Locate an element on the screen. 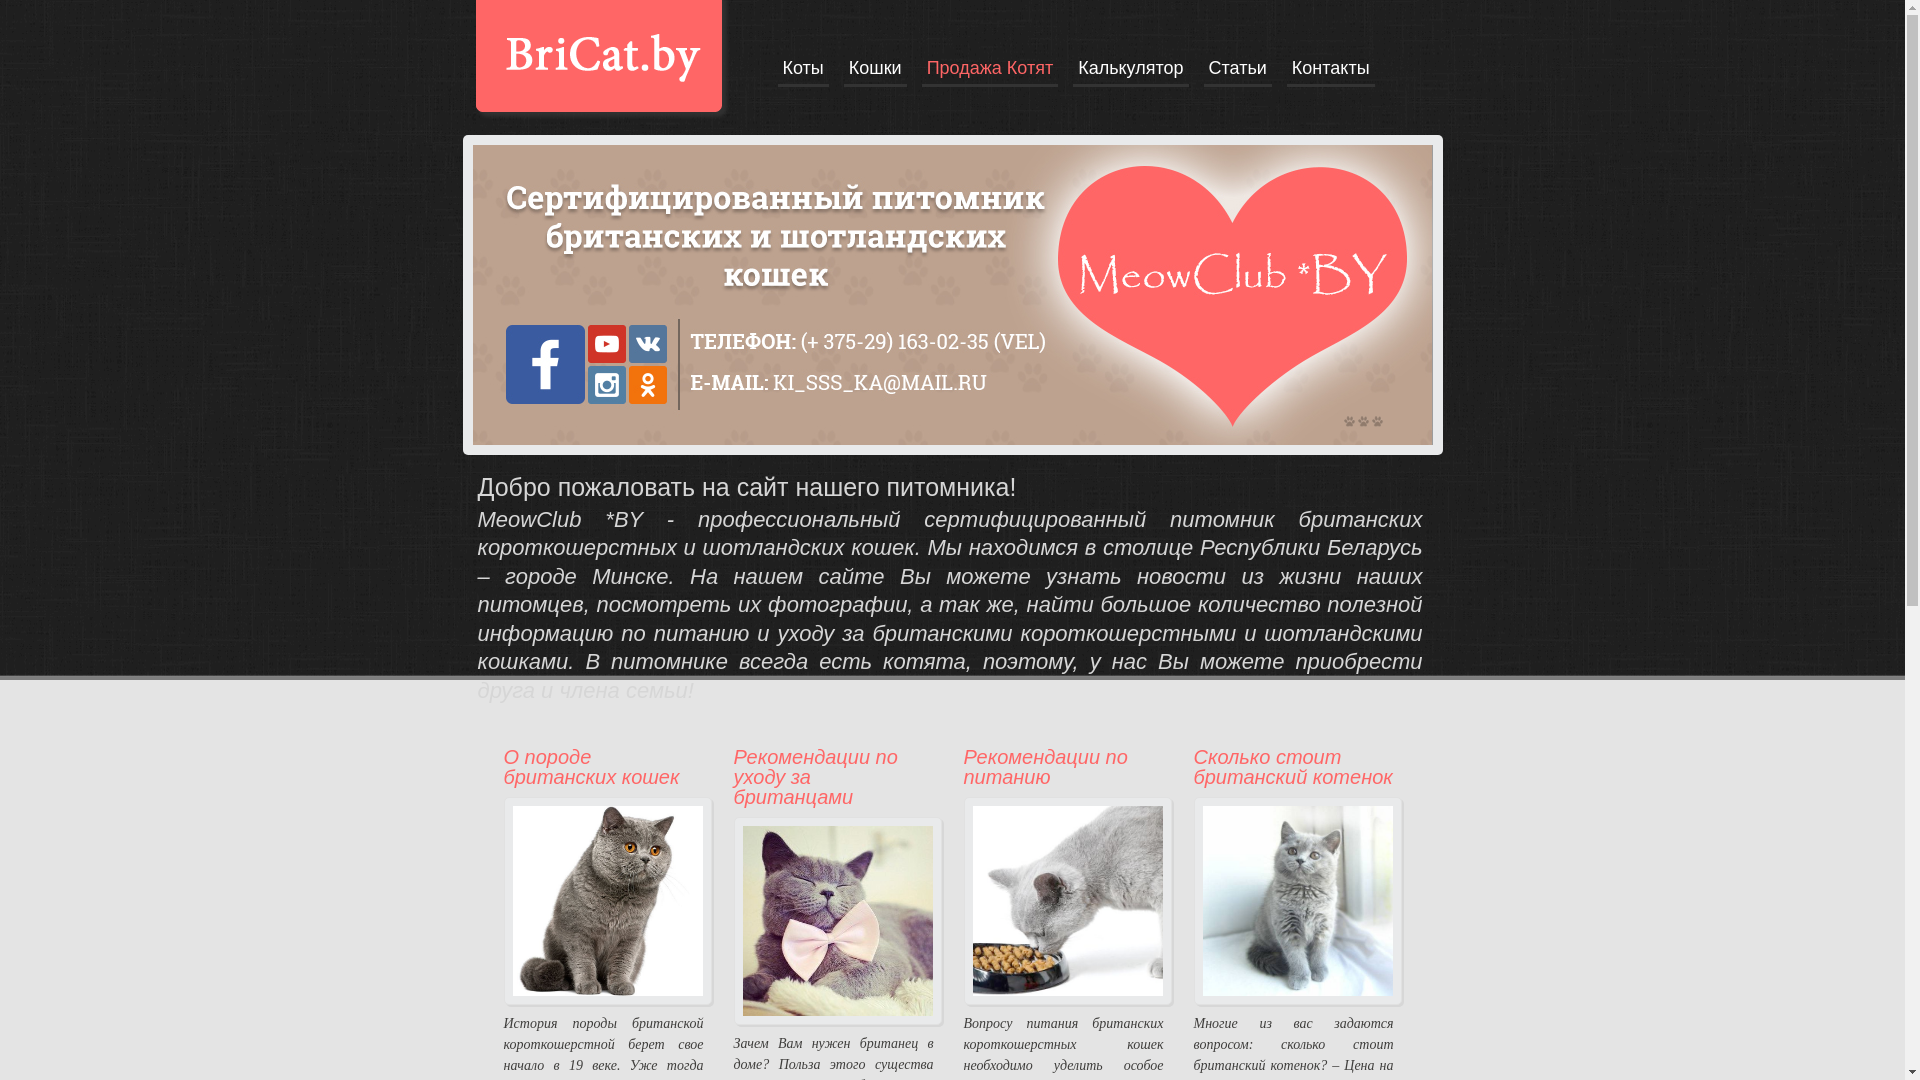 The width and height of the screenshot is (1920, 1080). '1' is located at coordinates (1349, 419).